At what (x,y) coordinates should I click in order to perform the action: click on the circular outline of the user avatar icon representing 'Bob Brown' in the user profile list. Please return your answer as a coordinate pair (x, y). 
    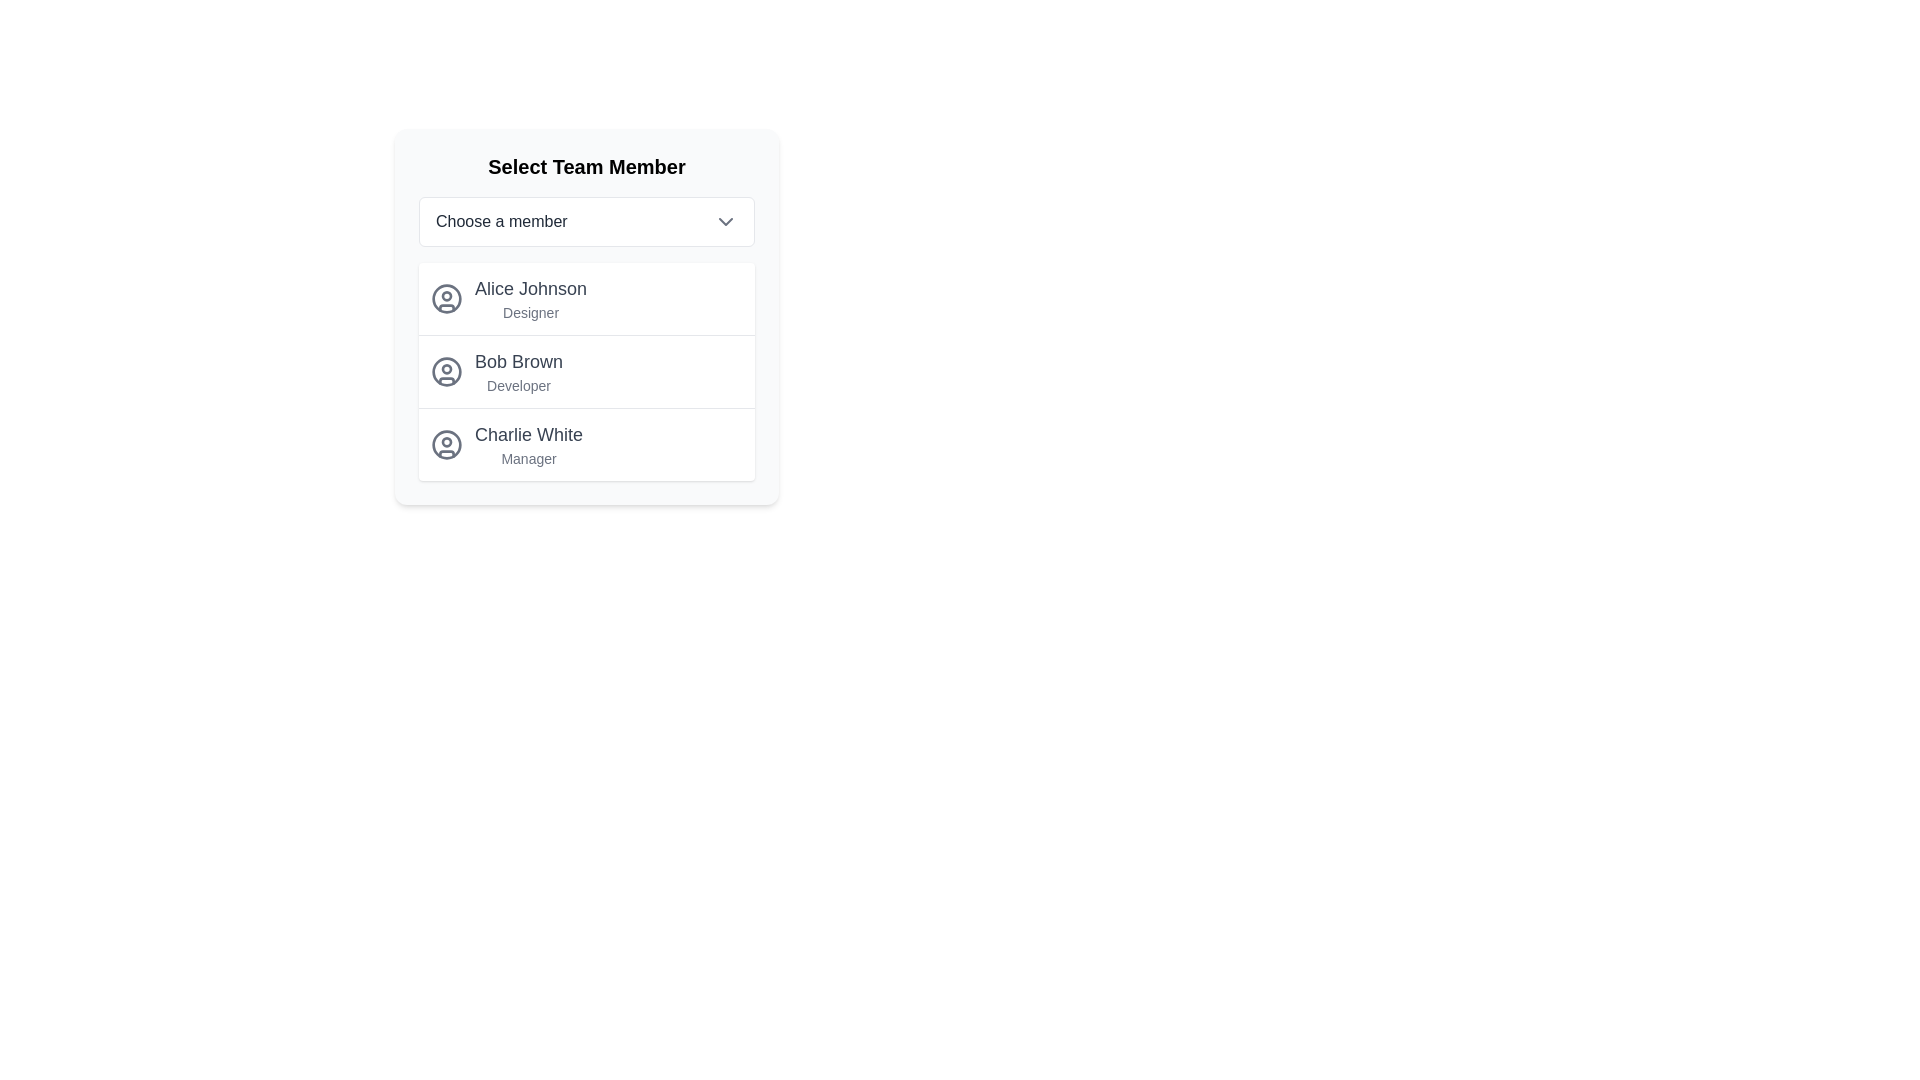
    Looking at the image, I should click on (445, 371).